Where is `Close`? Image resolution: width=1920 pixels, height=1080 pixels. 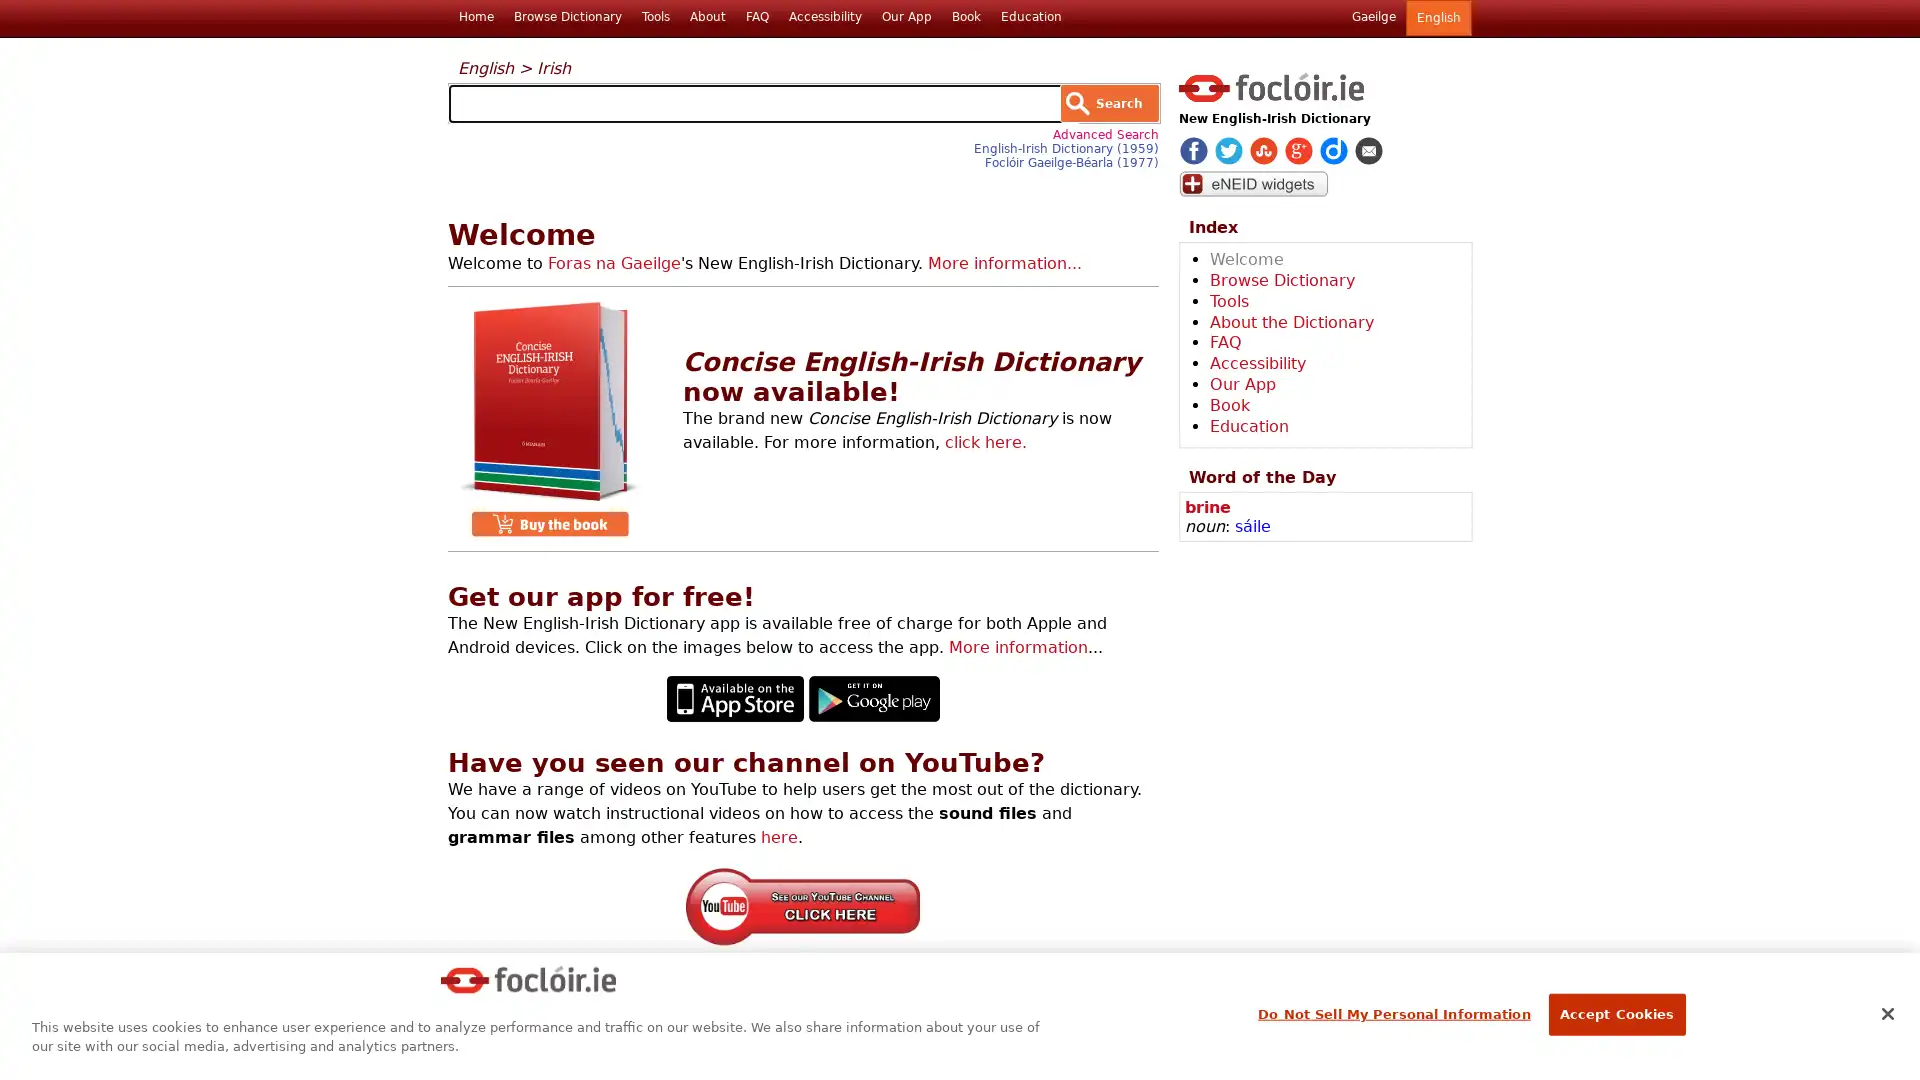
Close is located at coordinates (1886, 1014).